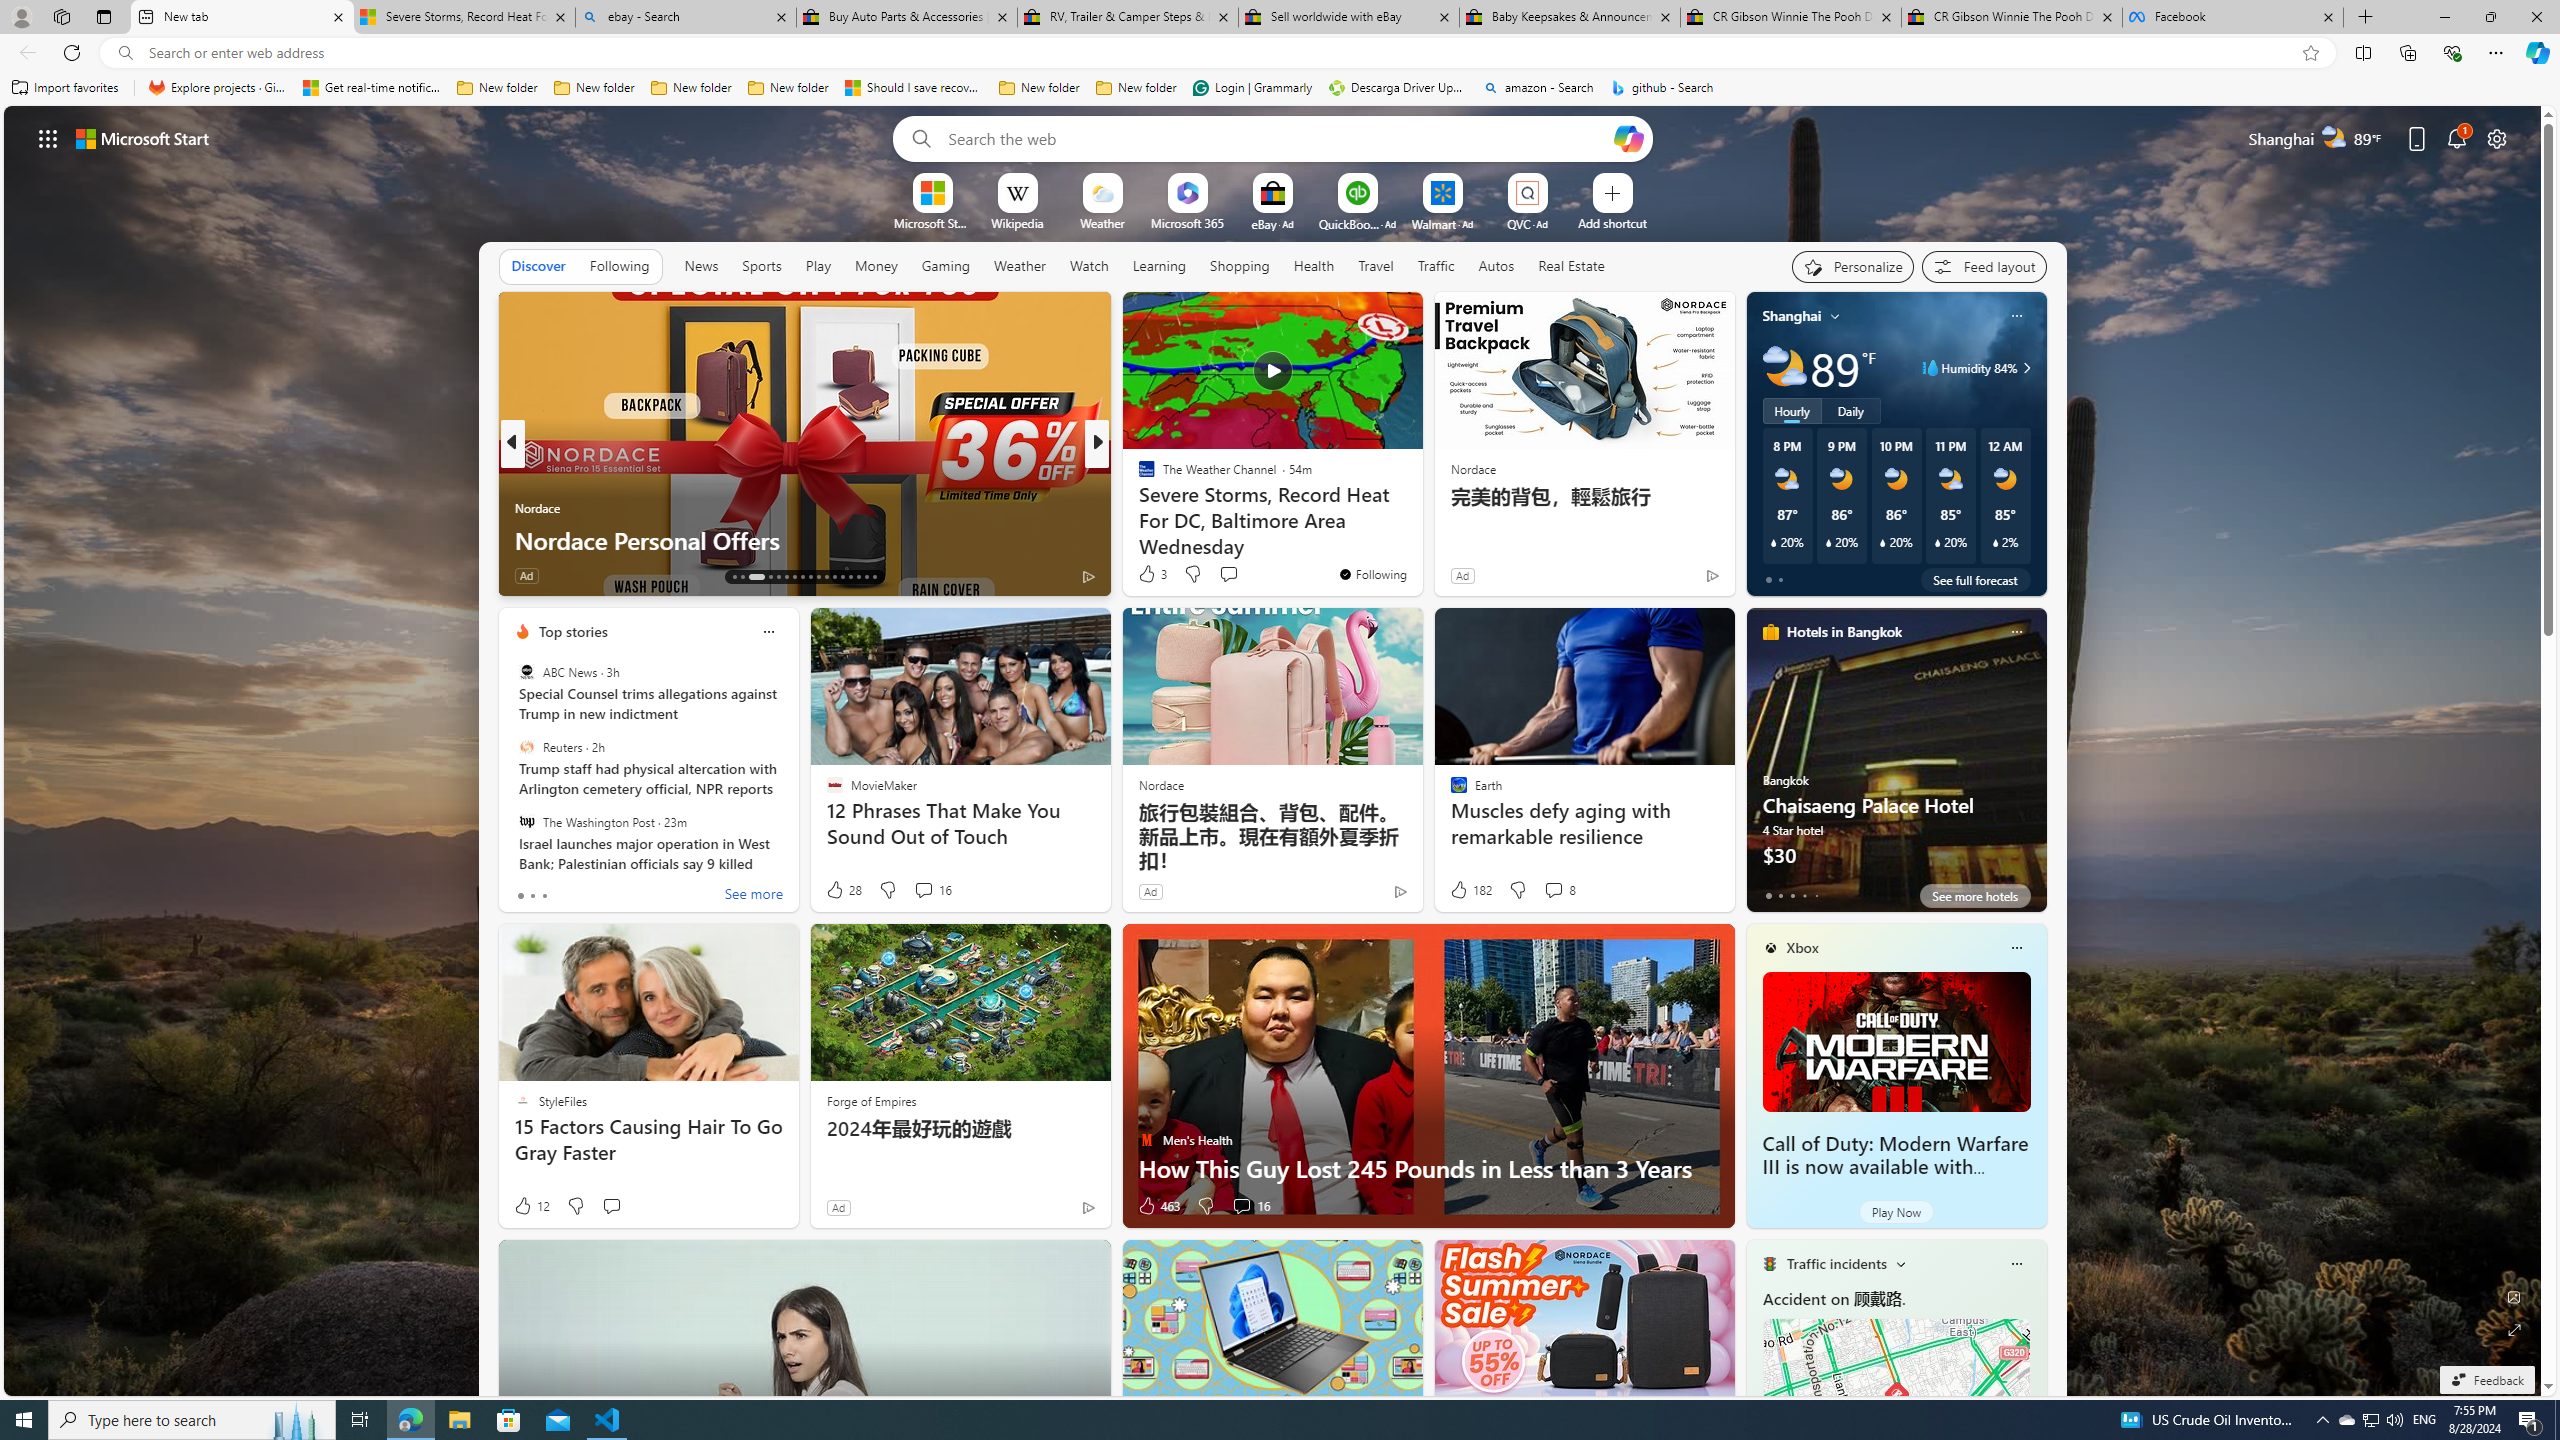  Describe the element at coordinates (1151, 575) in the screenshot. I see `'353 Like'` at that location.